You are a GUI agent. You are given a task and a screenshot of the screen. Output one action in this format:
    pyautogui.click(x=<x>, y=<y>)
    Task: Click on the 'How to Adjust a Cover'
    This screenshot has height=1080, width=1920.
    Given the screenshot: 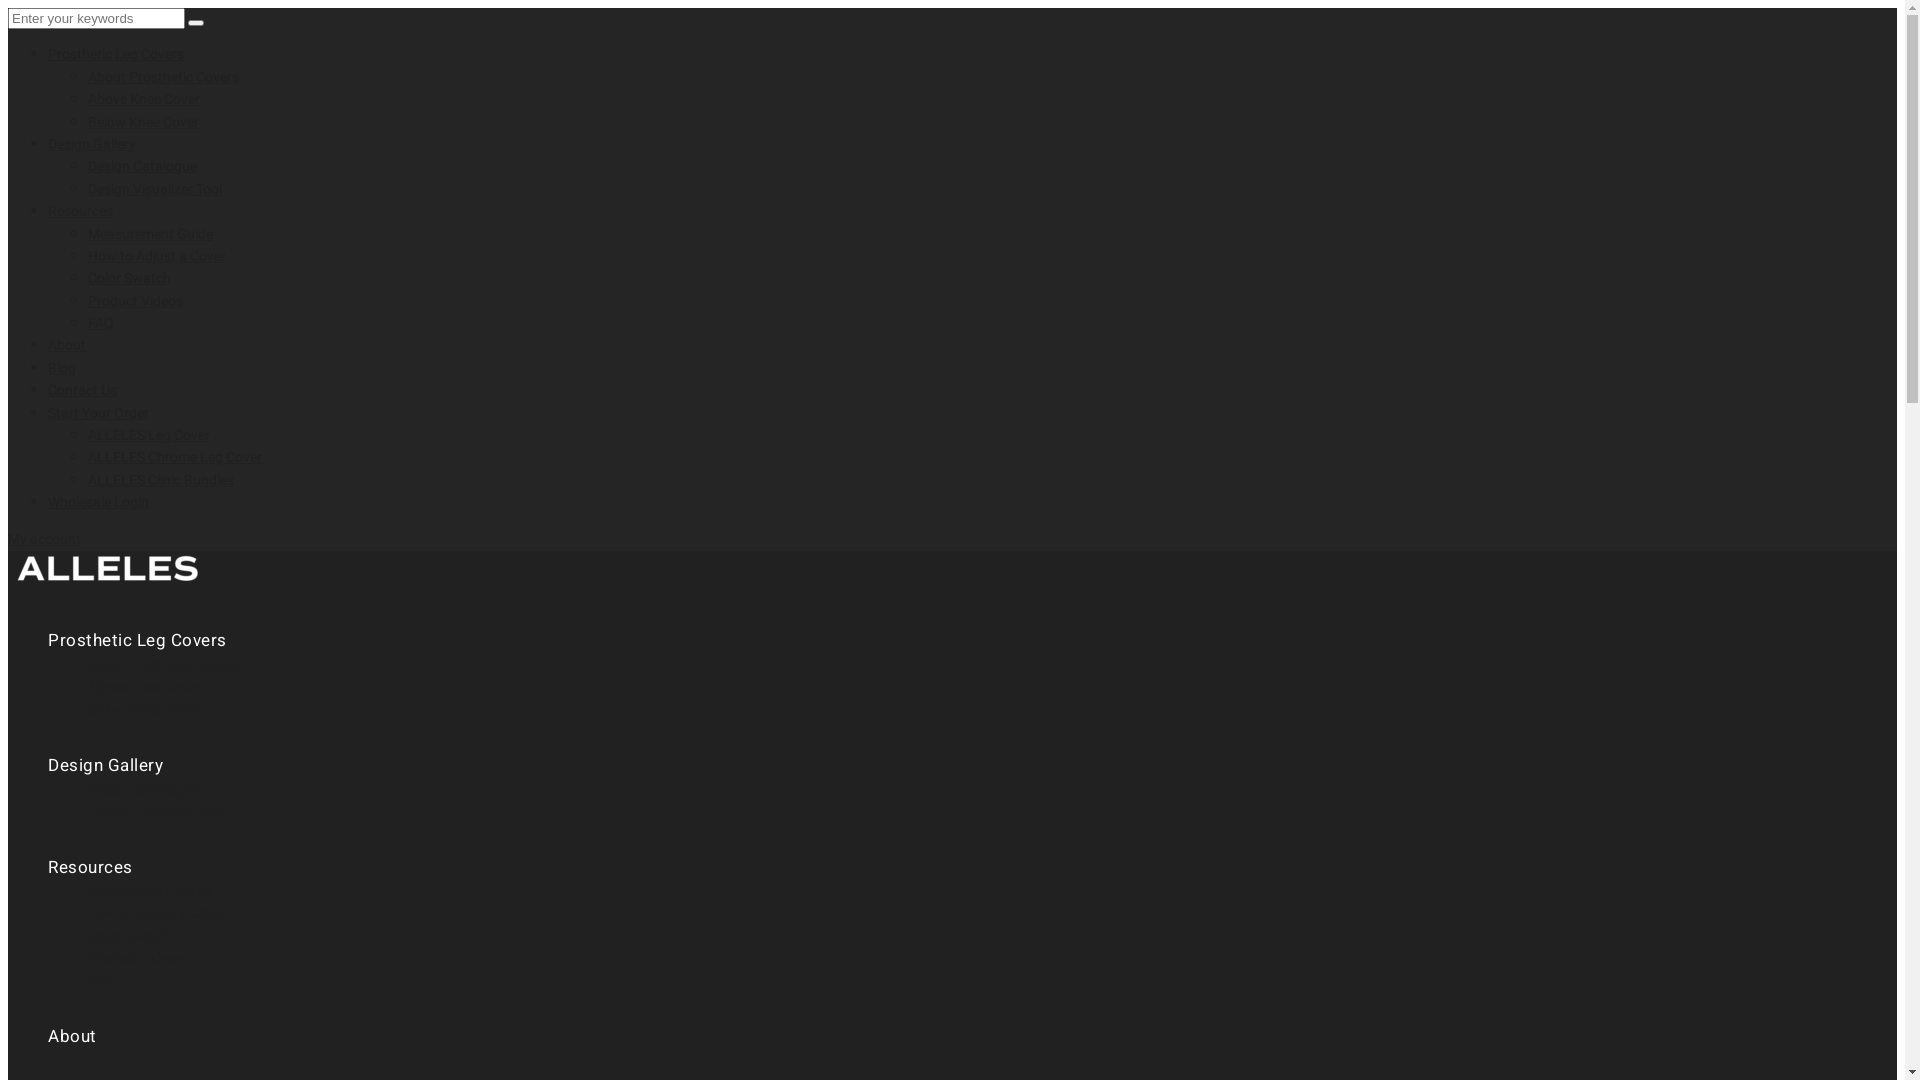 What is the action you would take?
    pyautogui.click(x=156, y=255)
    